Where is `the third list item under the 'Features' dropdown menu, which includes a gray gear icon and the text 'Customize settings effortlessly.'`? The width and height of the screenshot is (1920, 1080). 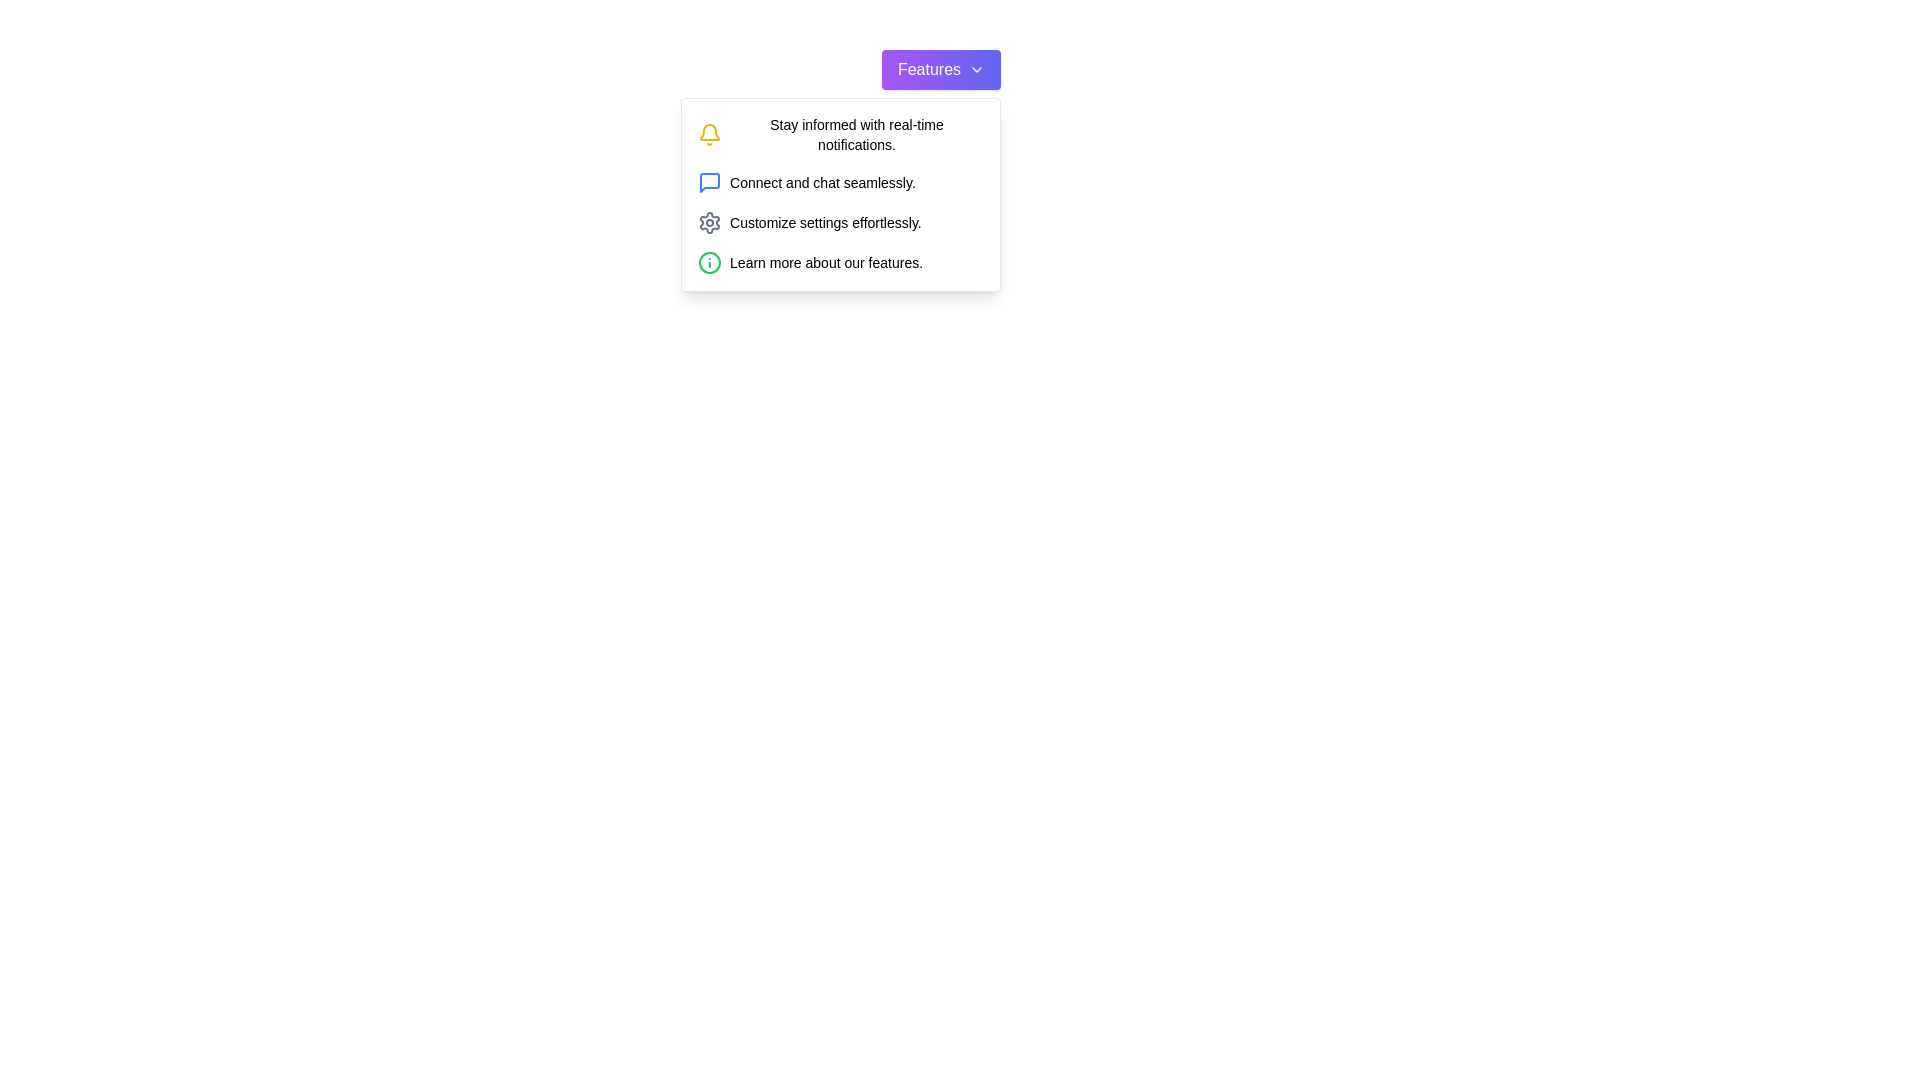
the third list item under the 'Features' dropdown menu, which includes a gray gear icon and the text 'Customize settings effortlessly.' is located at coordinates (841, 223).